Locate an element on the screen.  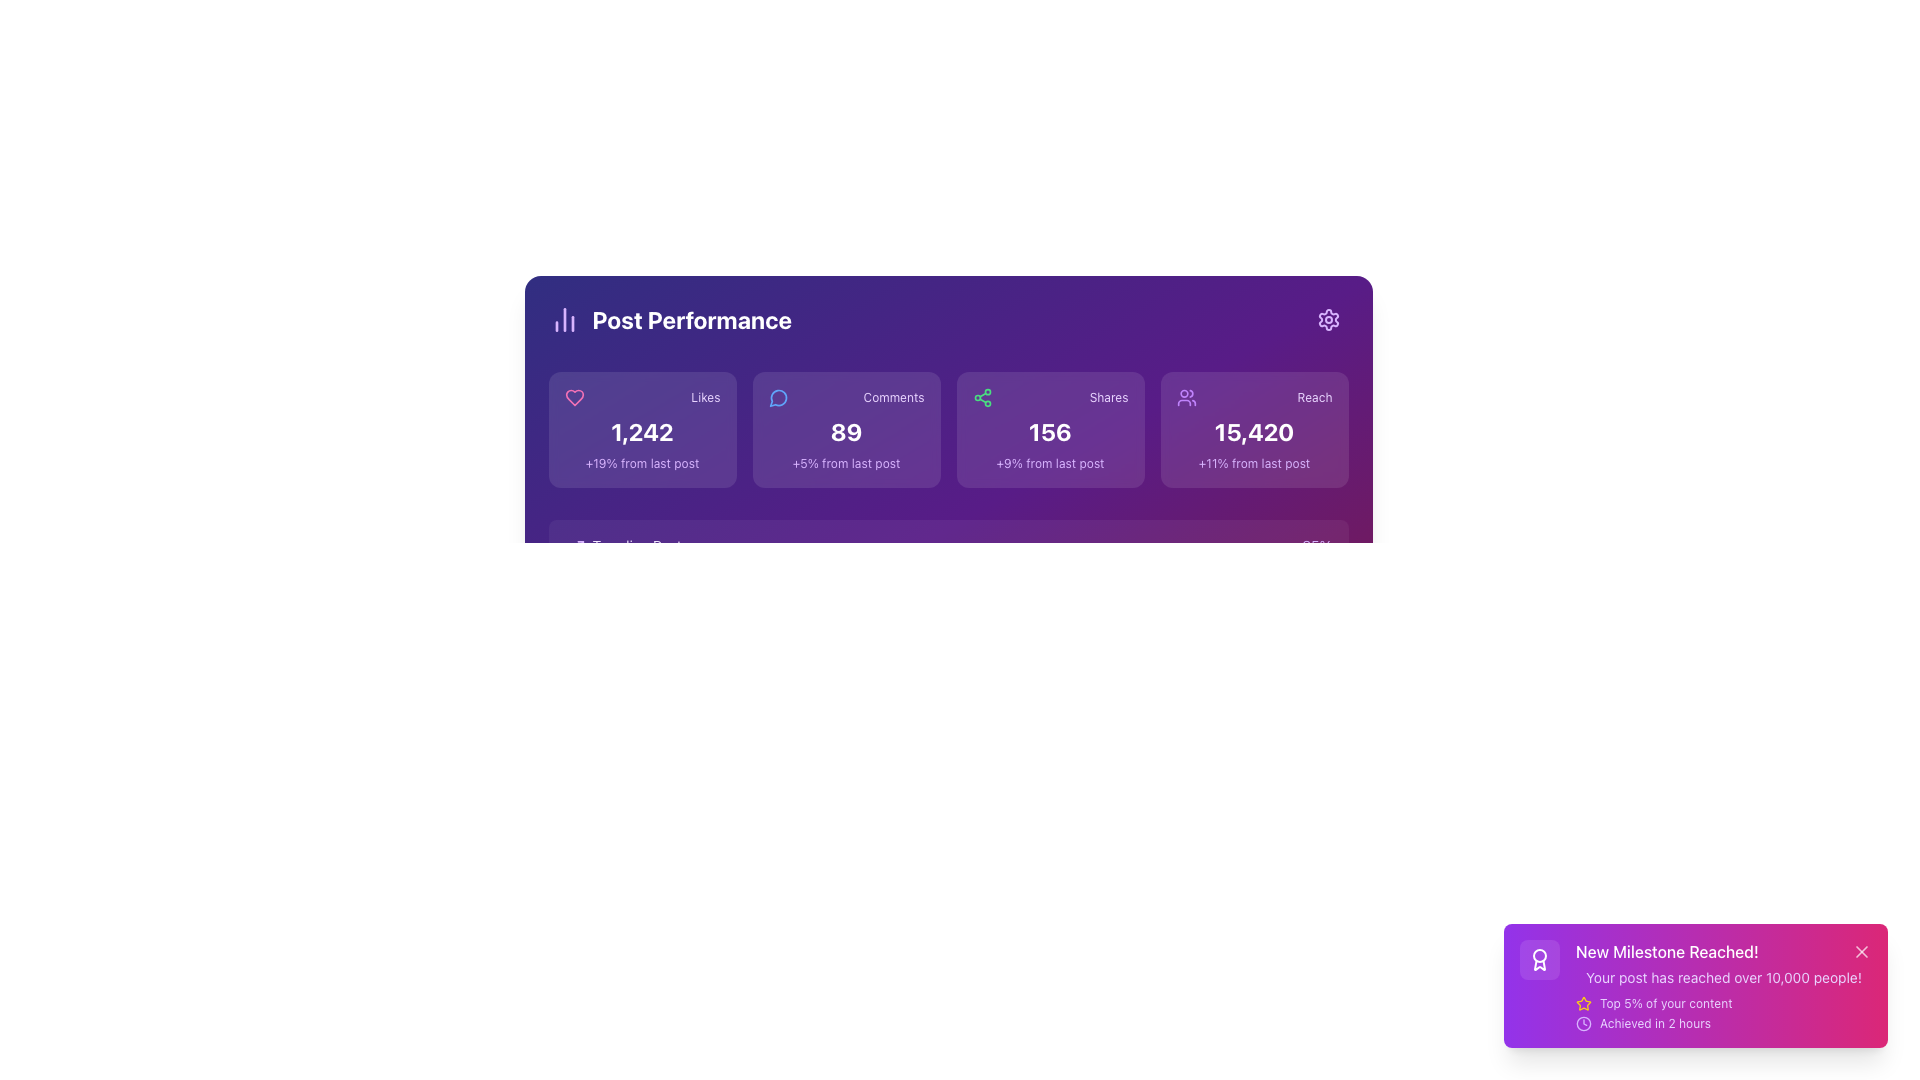
the green-colored icon resembling a connected nodes graph located in the 'Shares' section of the 'Post Performance' panel, positioned at the top-left corner beside the numerical display is located at coordinates (982, 397).